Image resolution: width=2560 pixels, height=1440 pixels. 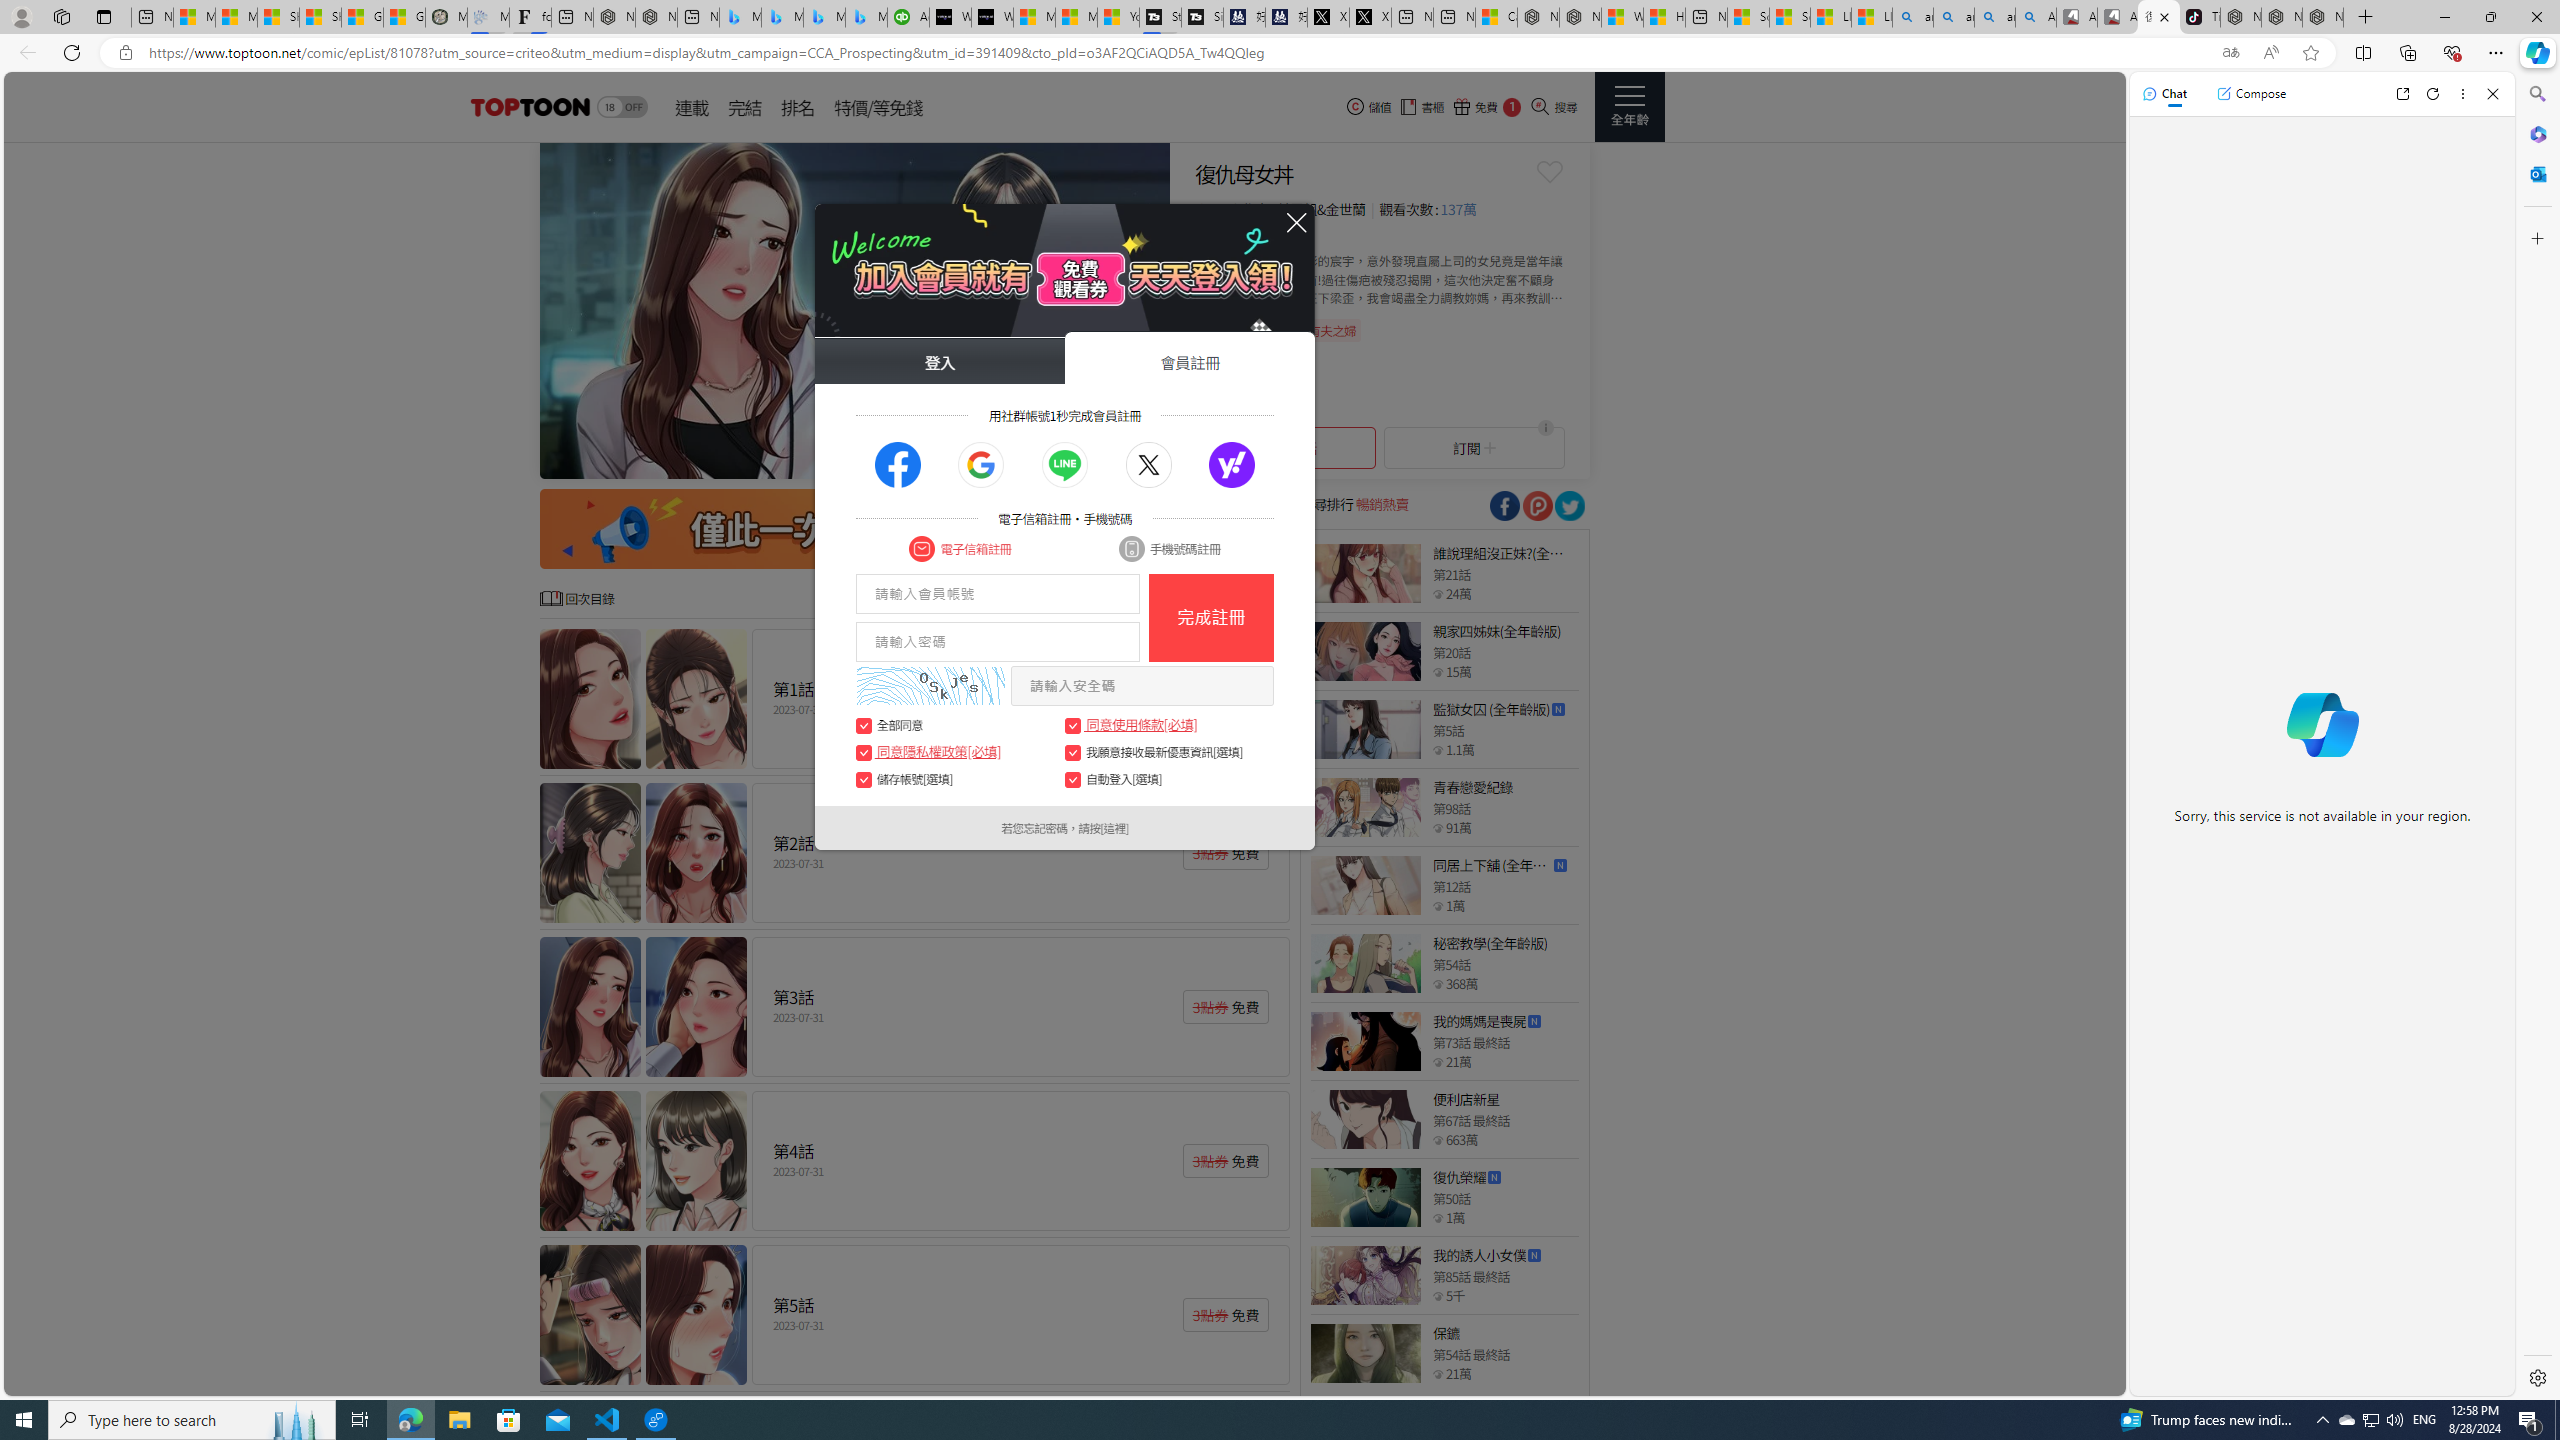 I want to click on 'Amazon Echo Robot - Search Images', so click(x=2035, y=16).